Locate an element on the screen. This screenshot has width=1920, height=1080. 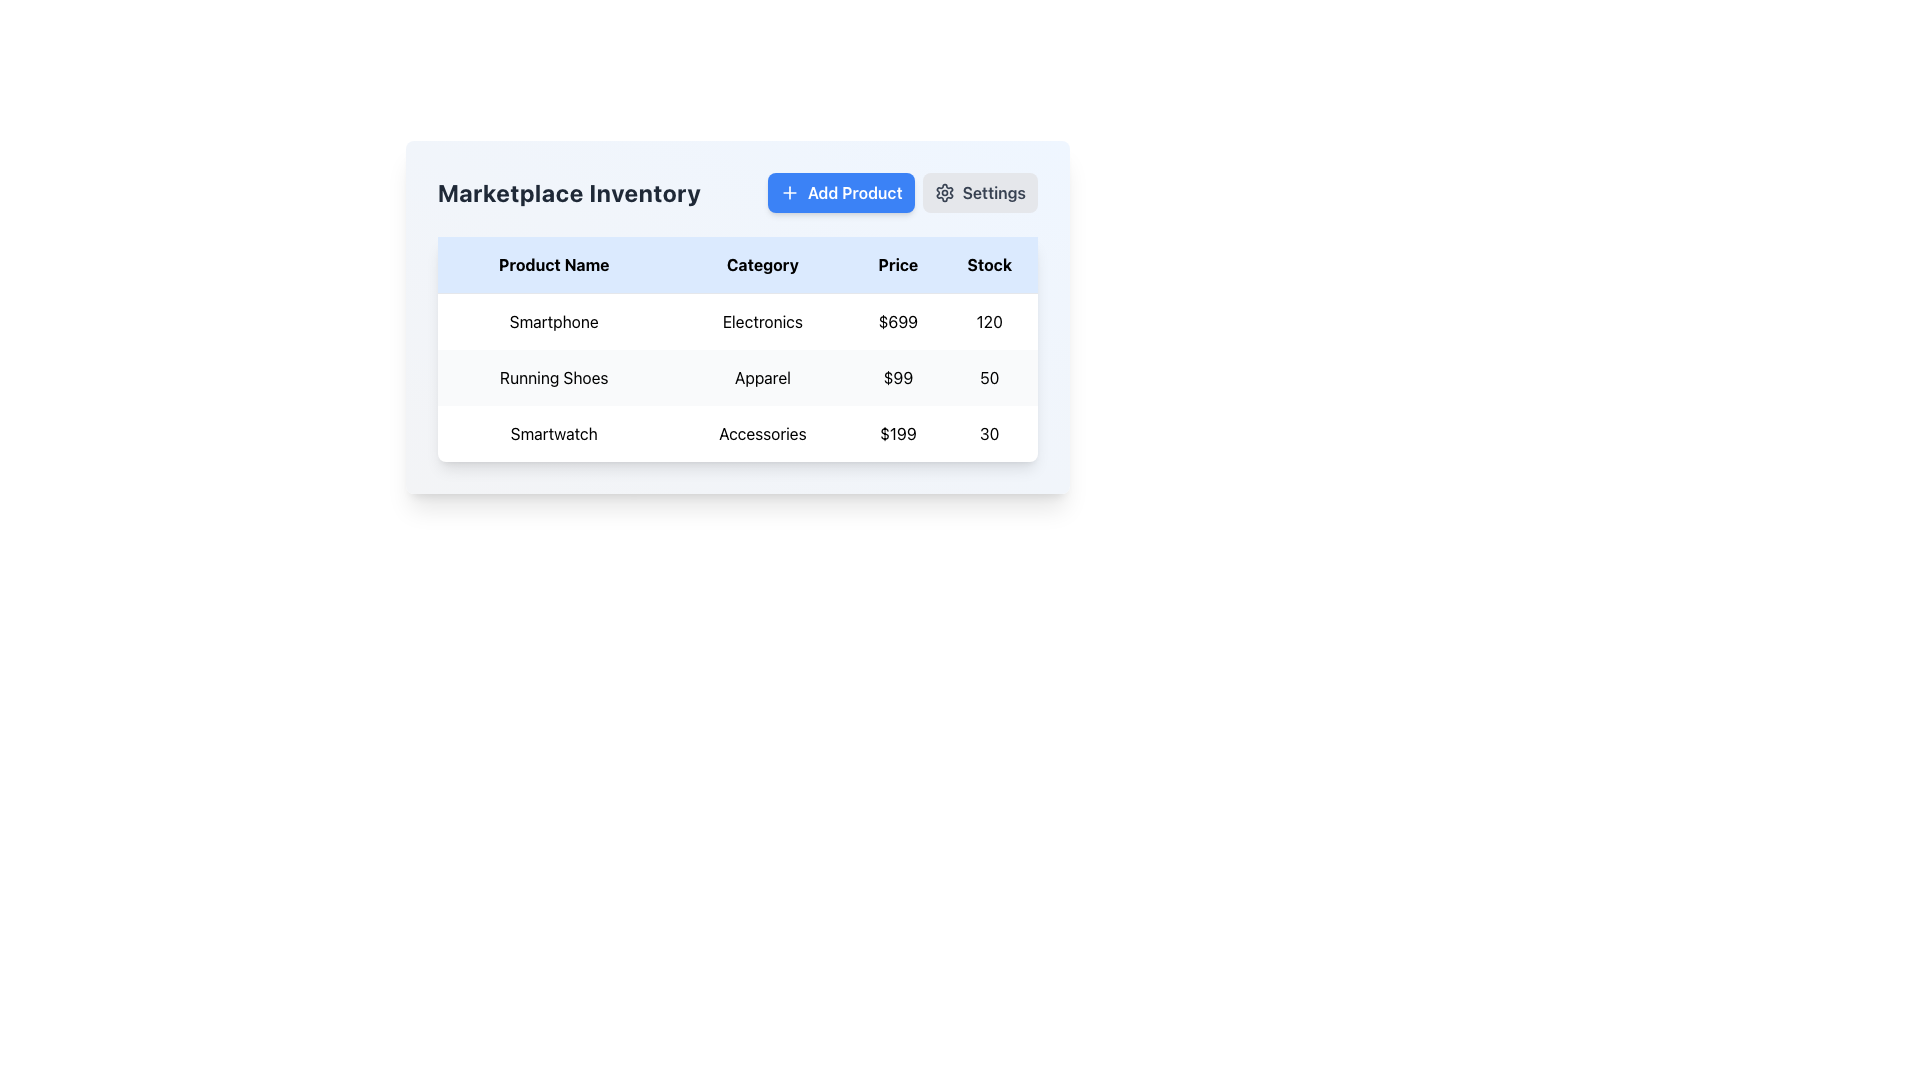
the header label indicating the content of the first column in the table, which corresponds to product names, located in the top-left cell of the header row is located at coordinates (554, 264).